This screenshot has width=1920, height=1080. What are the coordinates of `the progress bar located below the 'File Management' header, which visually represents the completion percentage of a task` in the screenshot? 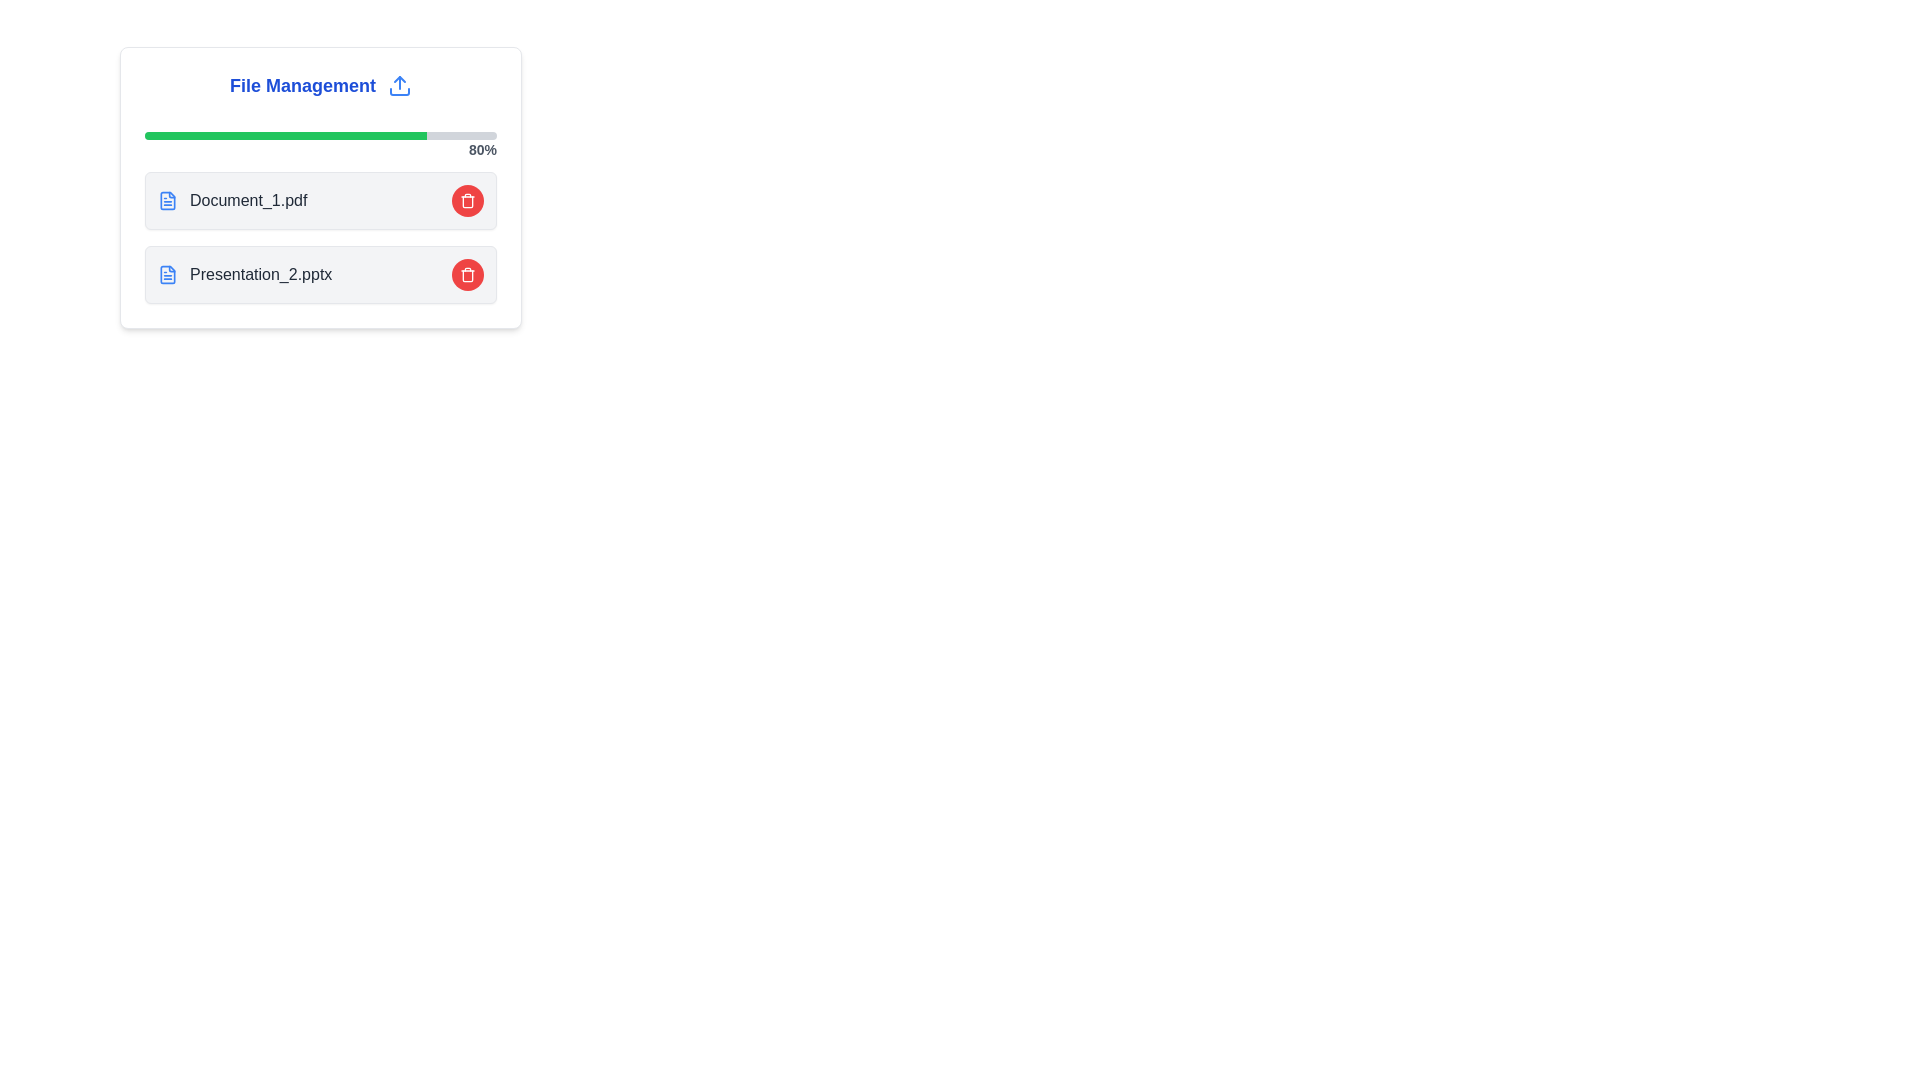 It's located at (321, 135).